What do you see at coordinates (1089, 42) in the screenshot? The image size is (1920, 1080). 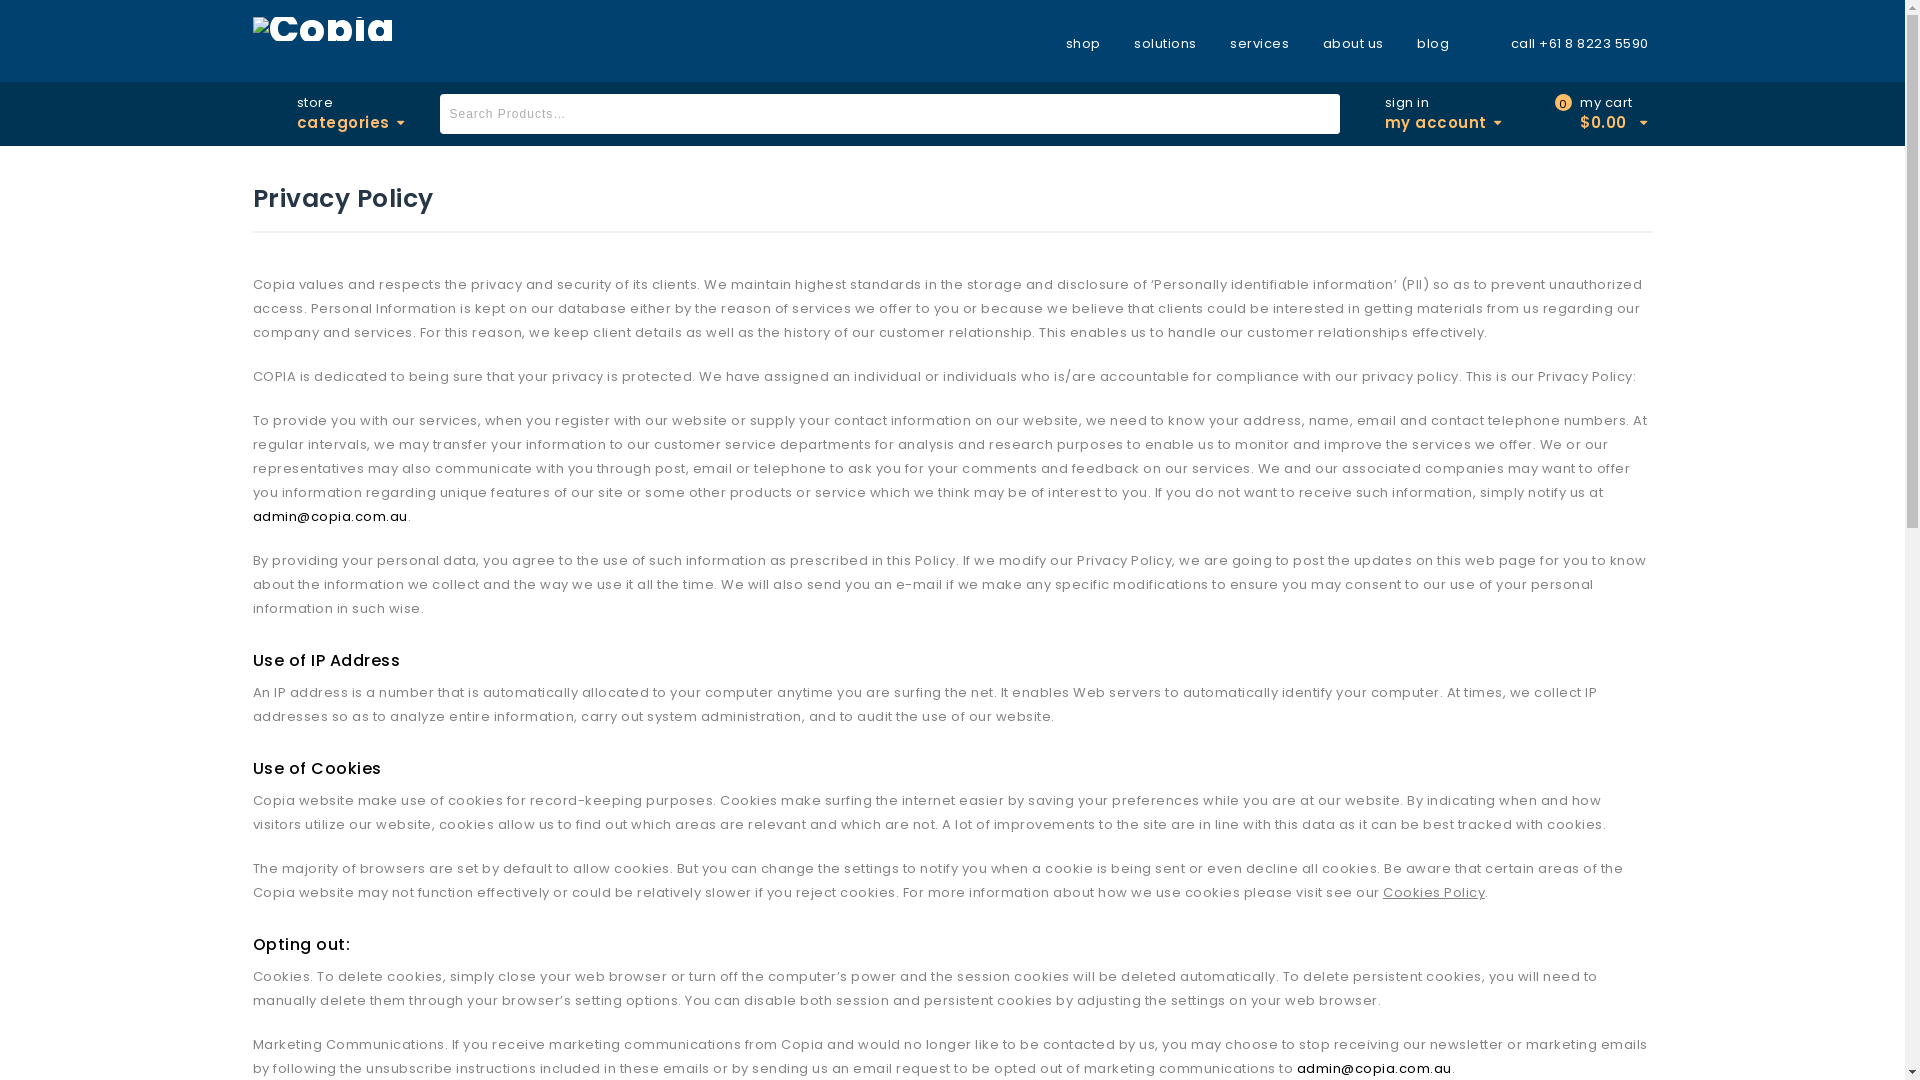 I see `'shop'` at bounding box center [1089, 42].